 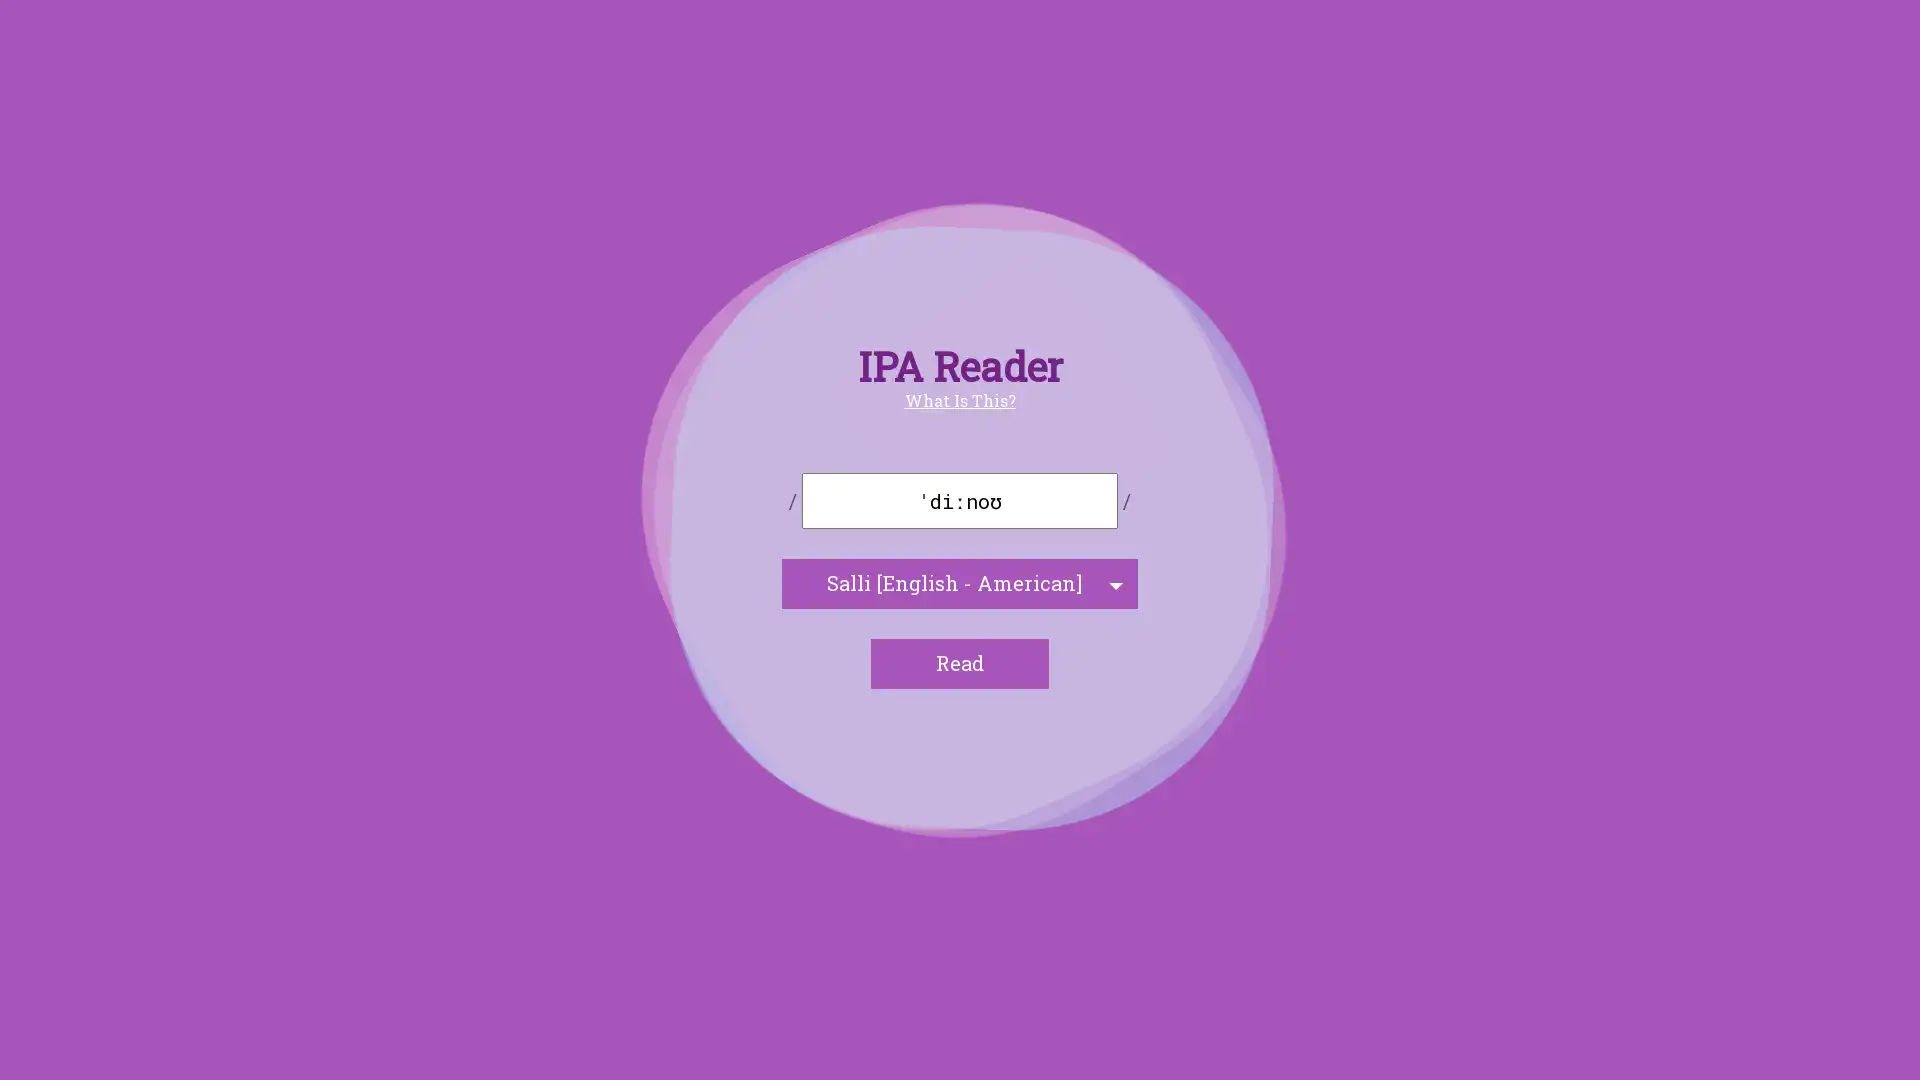 I want to click on Read, so click(x=960, y=663).